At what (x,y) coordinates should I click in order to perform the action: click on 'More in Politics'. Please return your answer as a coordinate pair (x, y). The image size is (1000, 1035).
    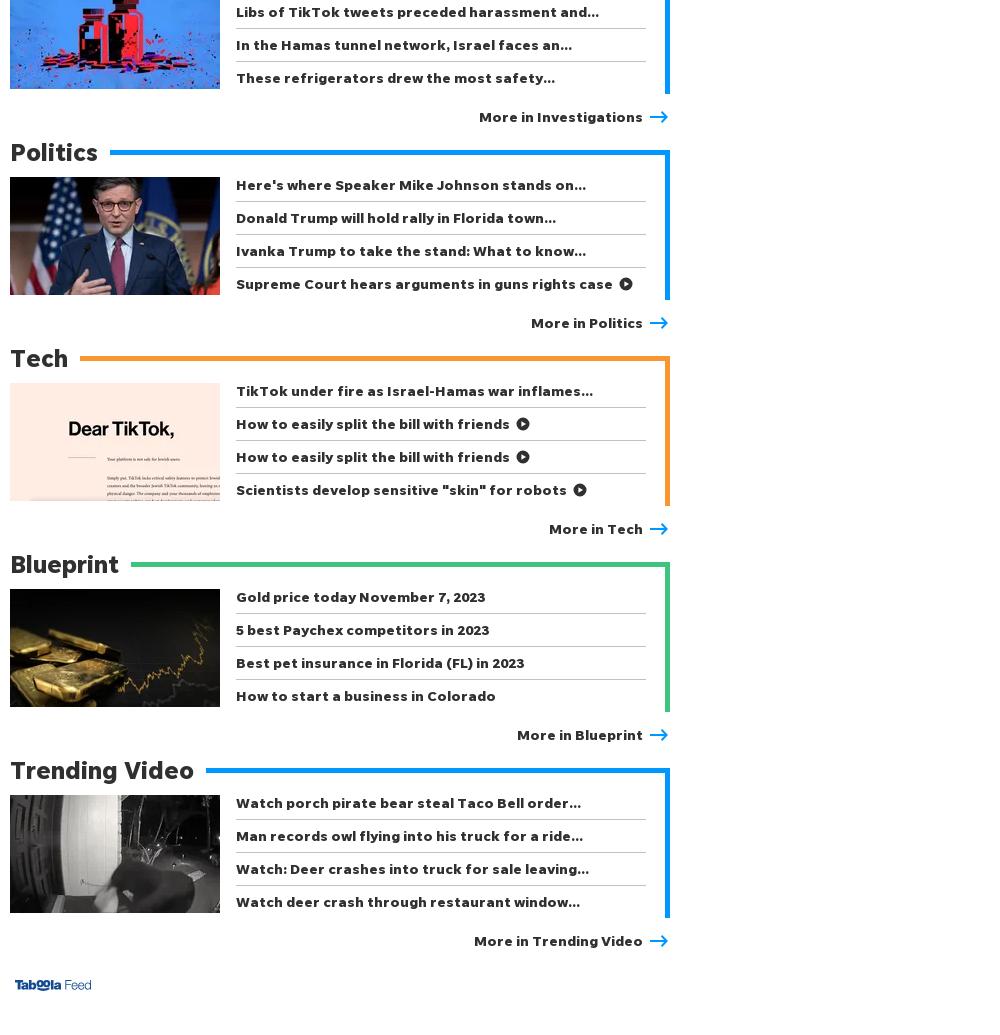
    Looking at the image, I should click on (586, 322).